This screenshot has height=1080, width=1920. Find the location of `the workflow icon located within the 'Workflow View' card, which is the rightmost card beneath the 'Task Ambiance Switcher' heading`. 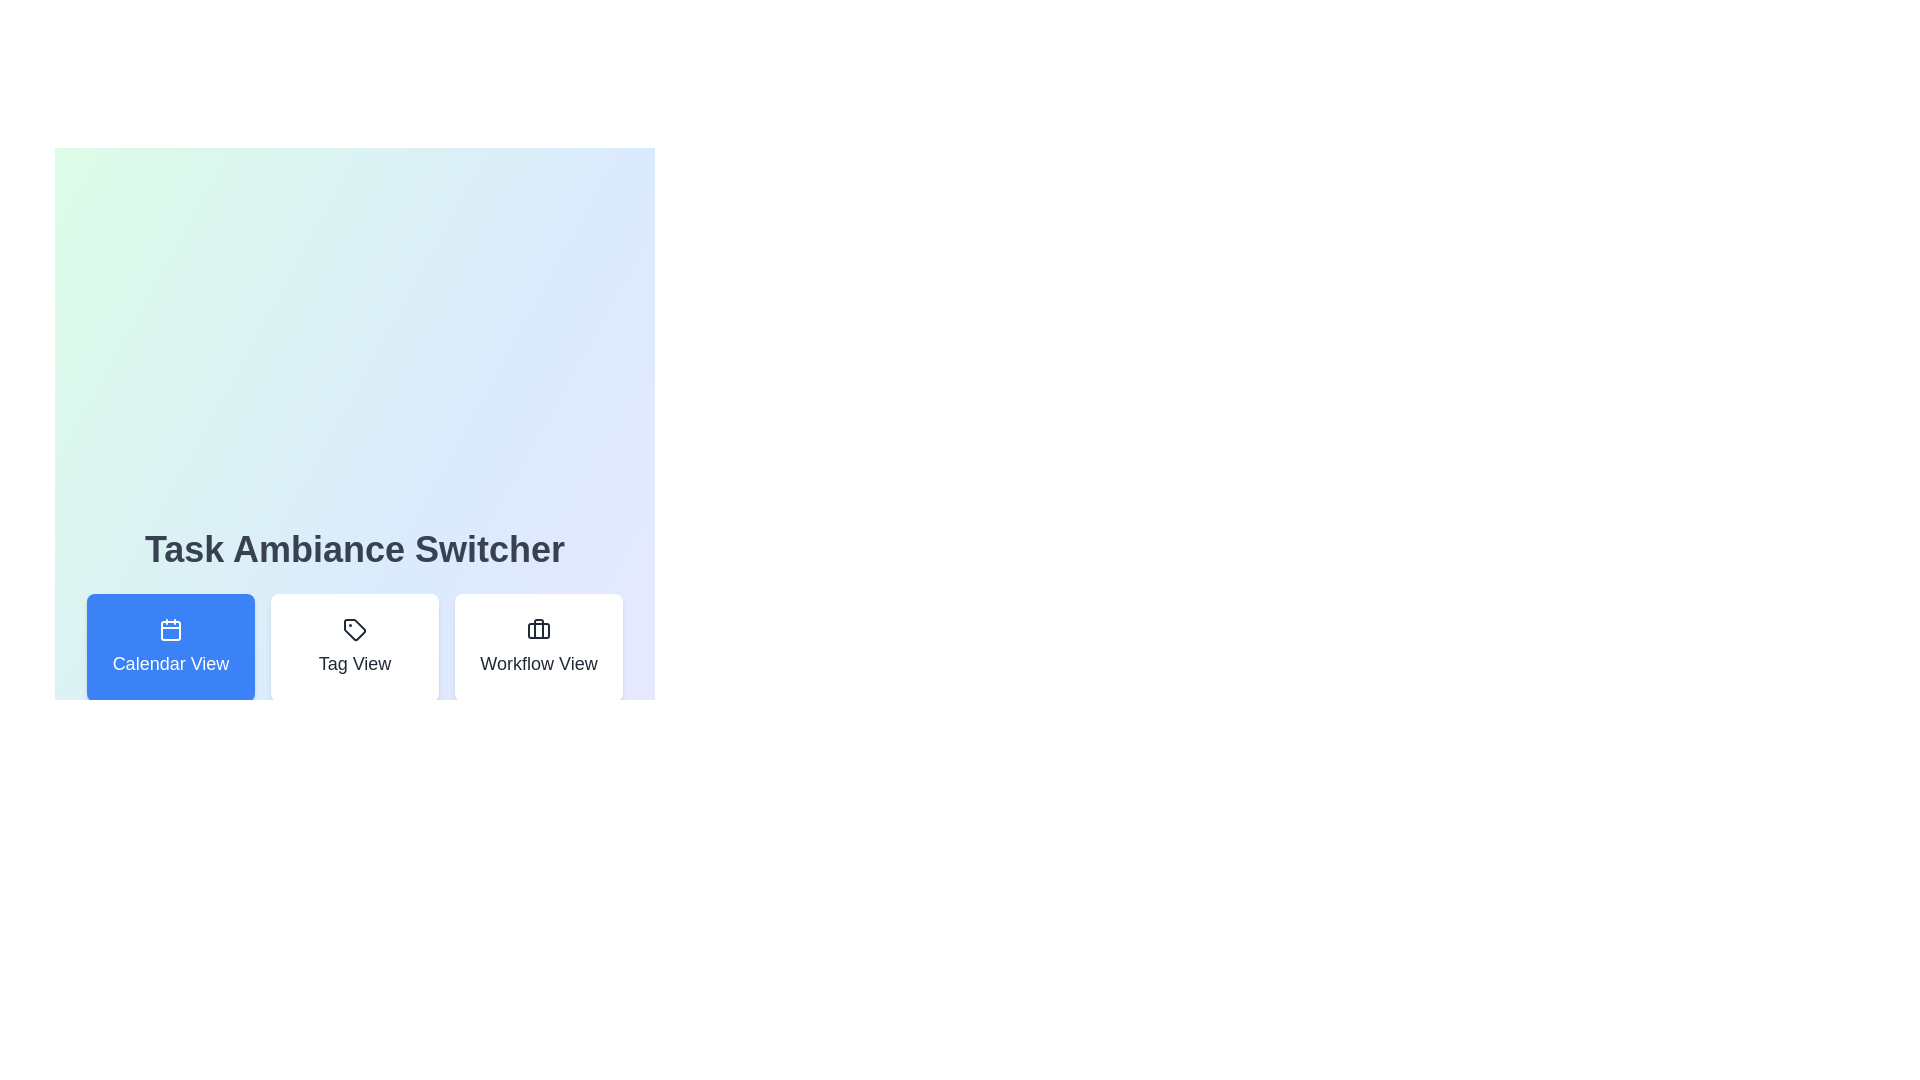

the workflow icon located within the 'Workflow View' card, which is the rightmost card beneath the 'Task Ambiance Switcher' heading is located at coordinates (538, 628).